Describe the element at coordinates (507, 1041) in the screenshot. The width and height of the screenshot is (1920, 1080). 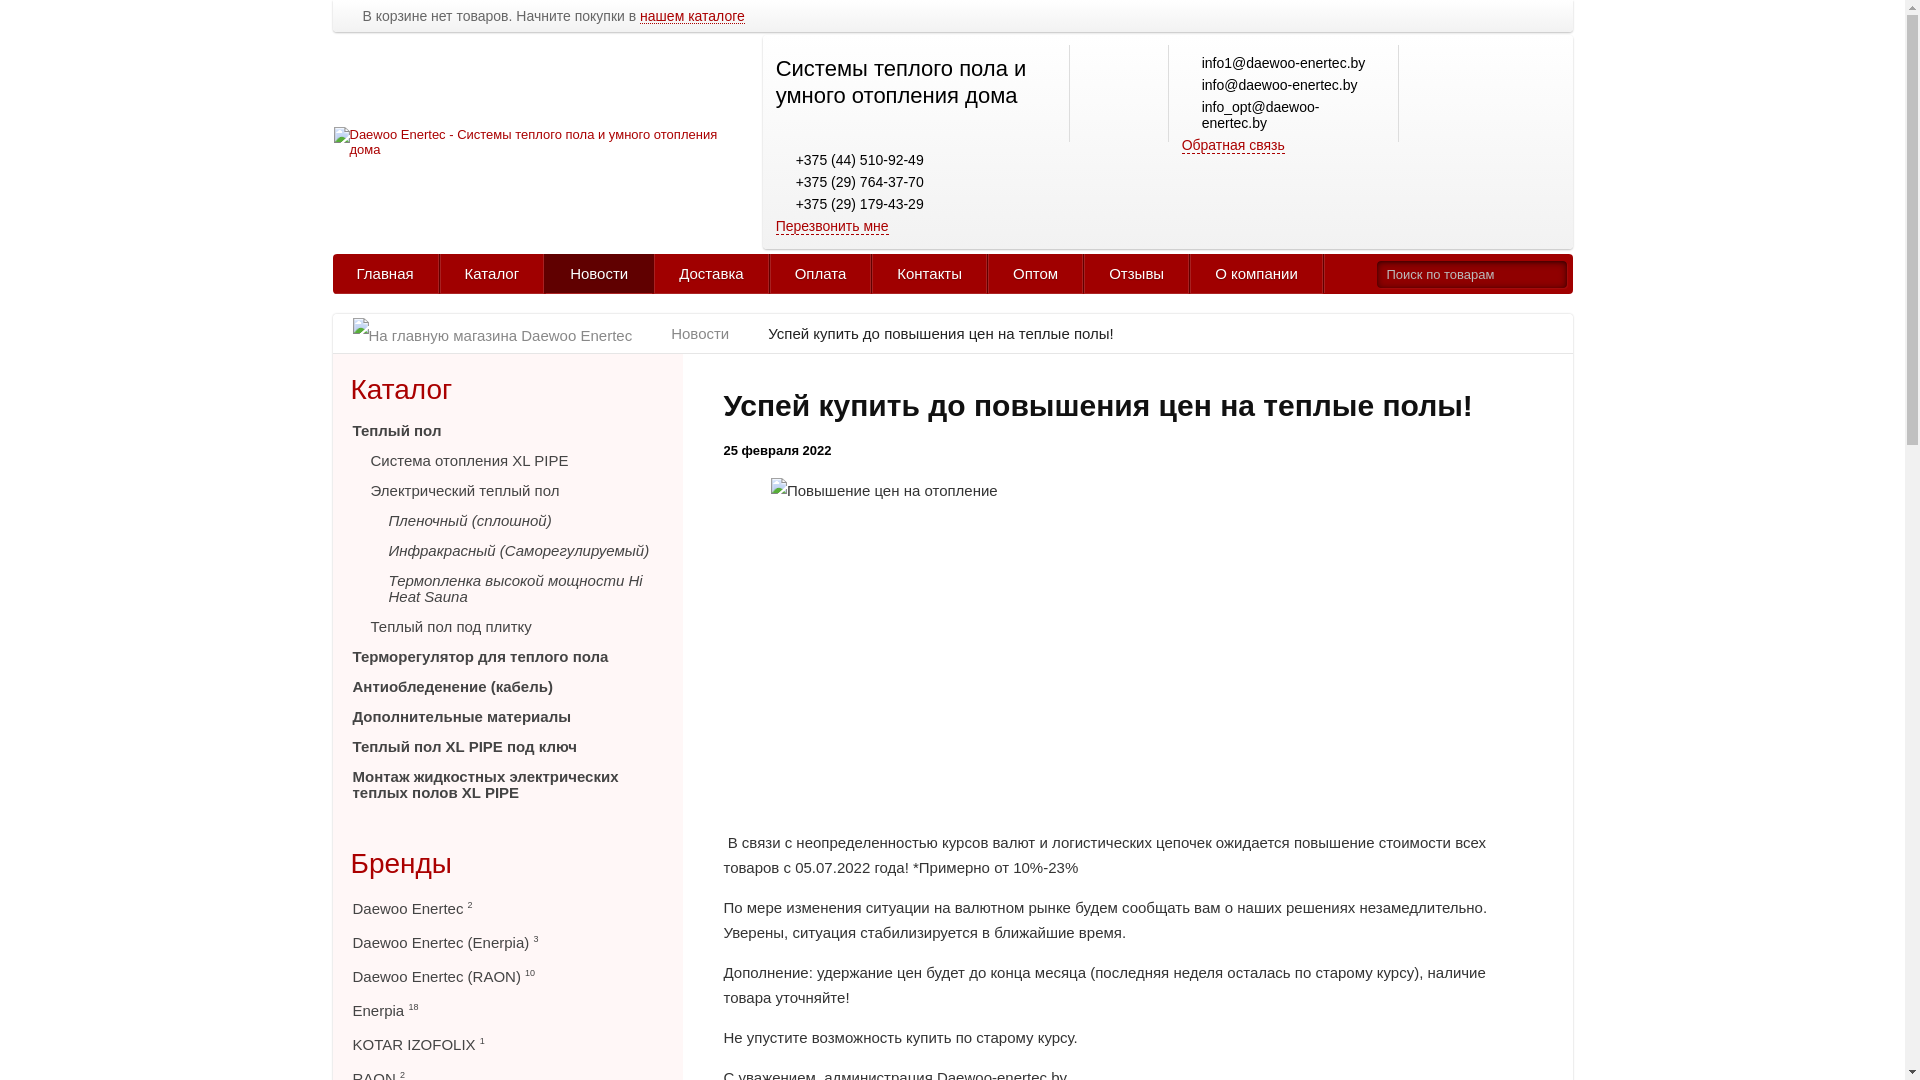
I see `'KOTAR IZOFOLIX 1'` at that location.